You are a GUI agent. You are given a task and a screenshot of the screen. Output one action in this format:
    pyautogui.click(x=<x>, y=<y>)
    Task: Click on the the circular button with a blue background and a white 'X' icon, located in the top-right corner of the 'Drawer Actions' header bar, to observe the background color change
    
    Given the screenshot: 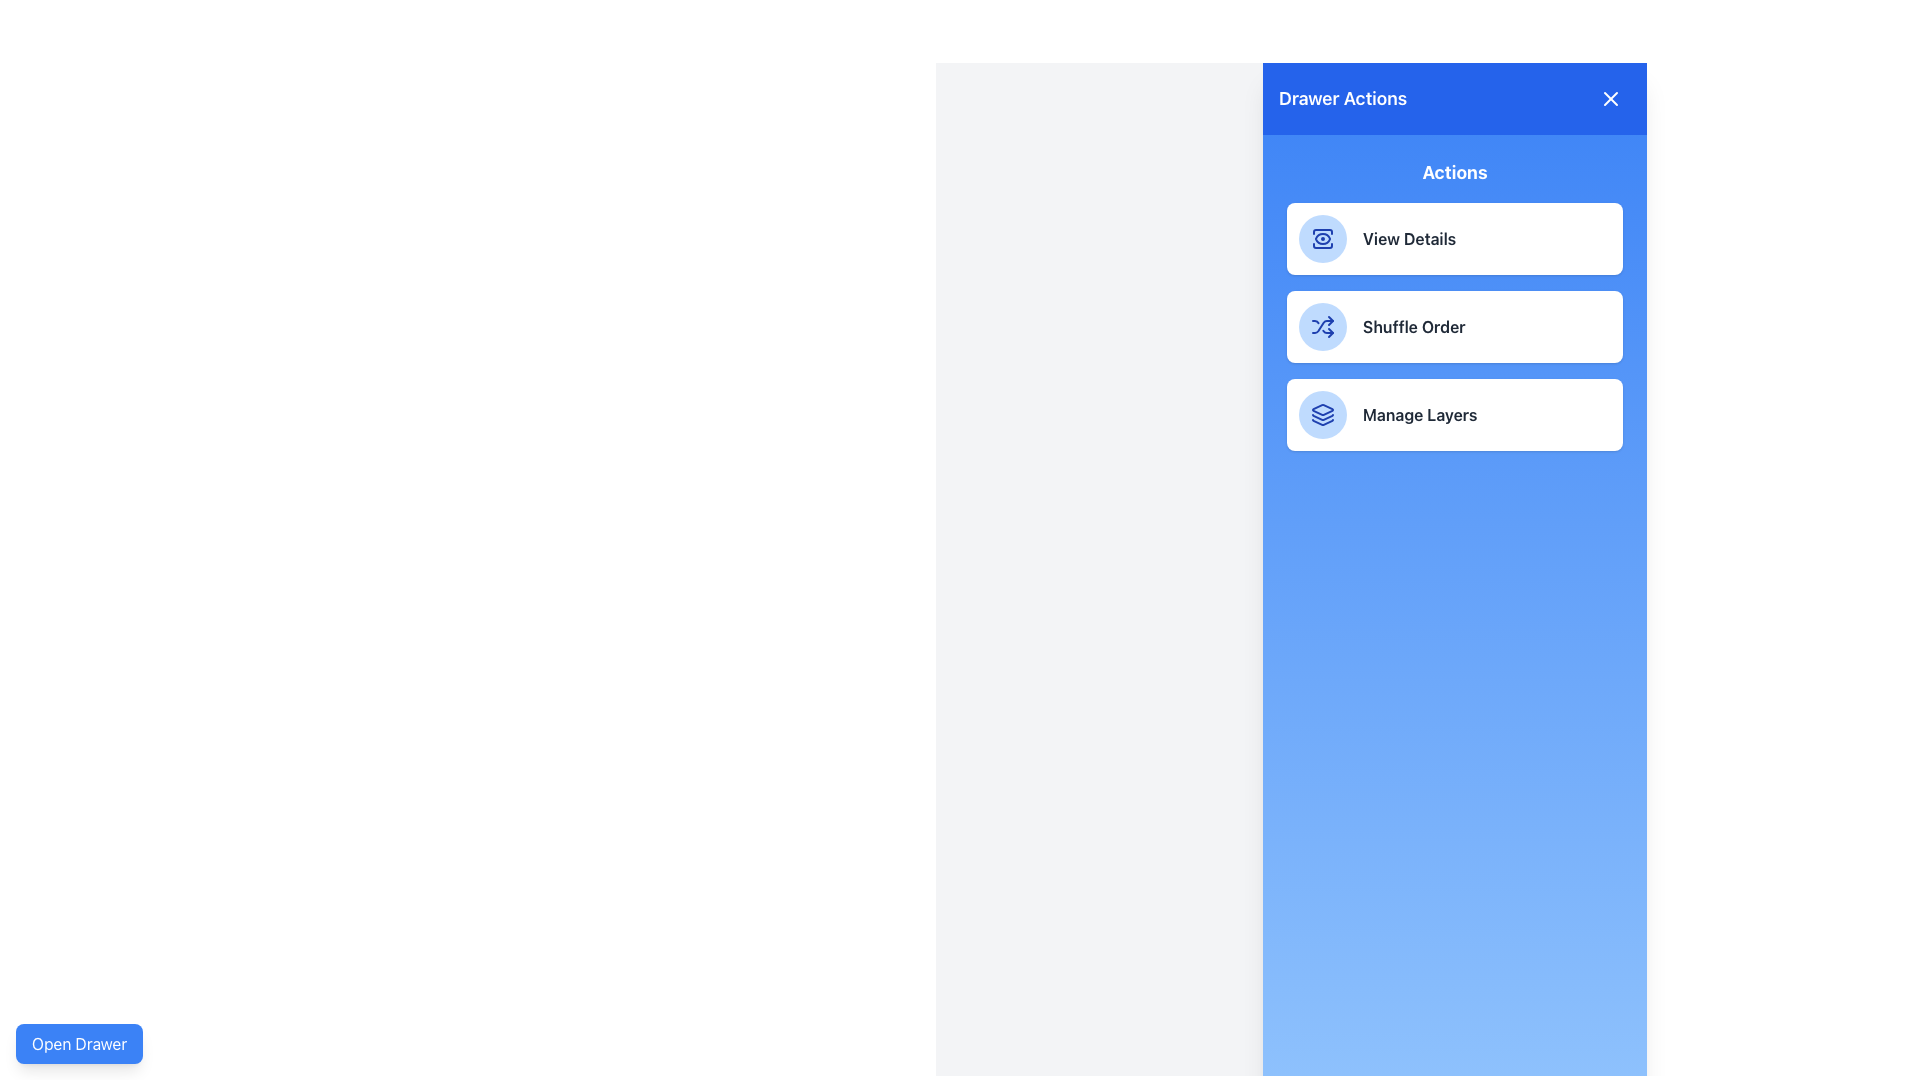 What is the action you would take?
    pyautogui.click(x=1611, y=99)
    